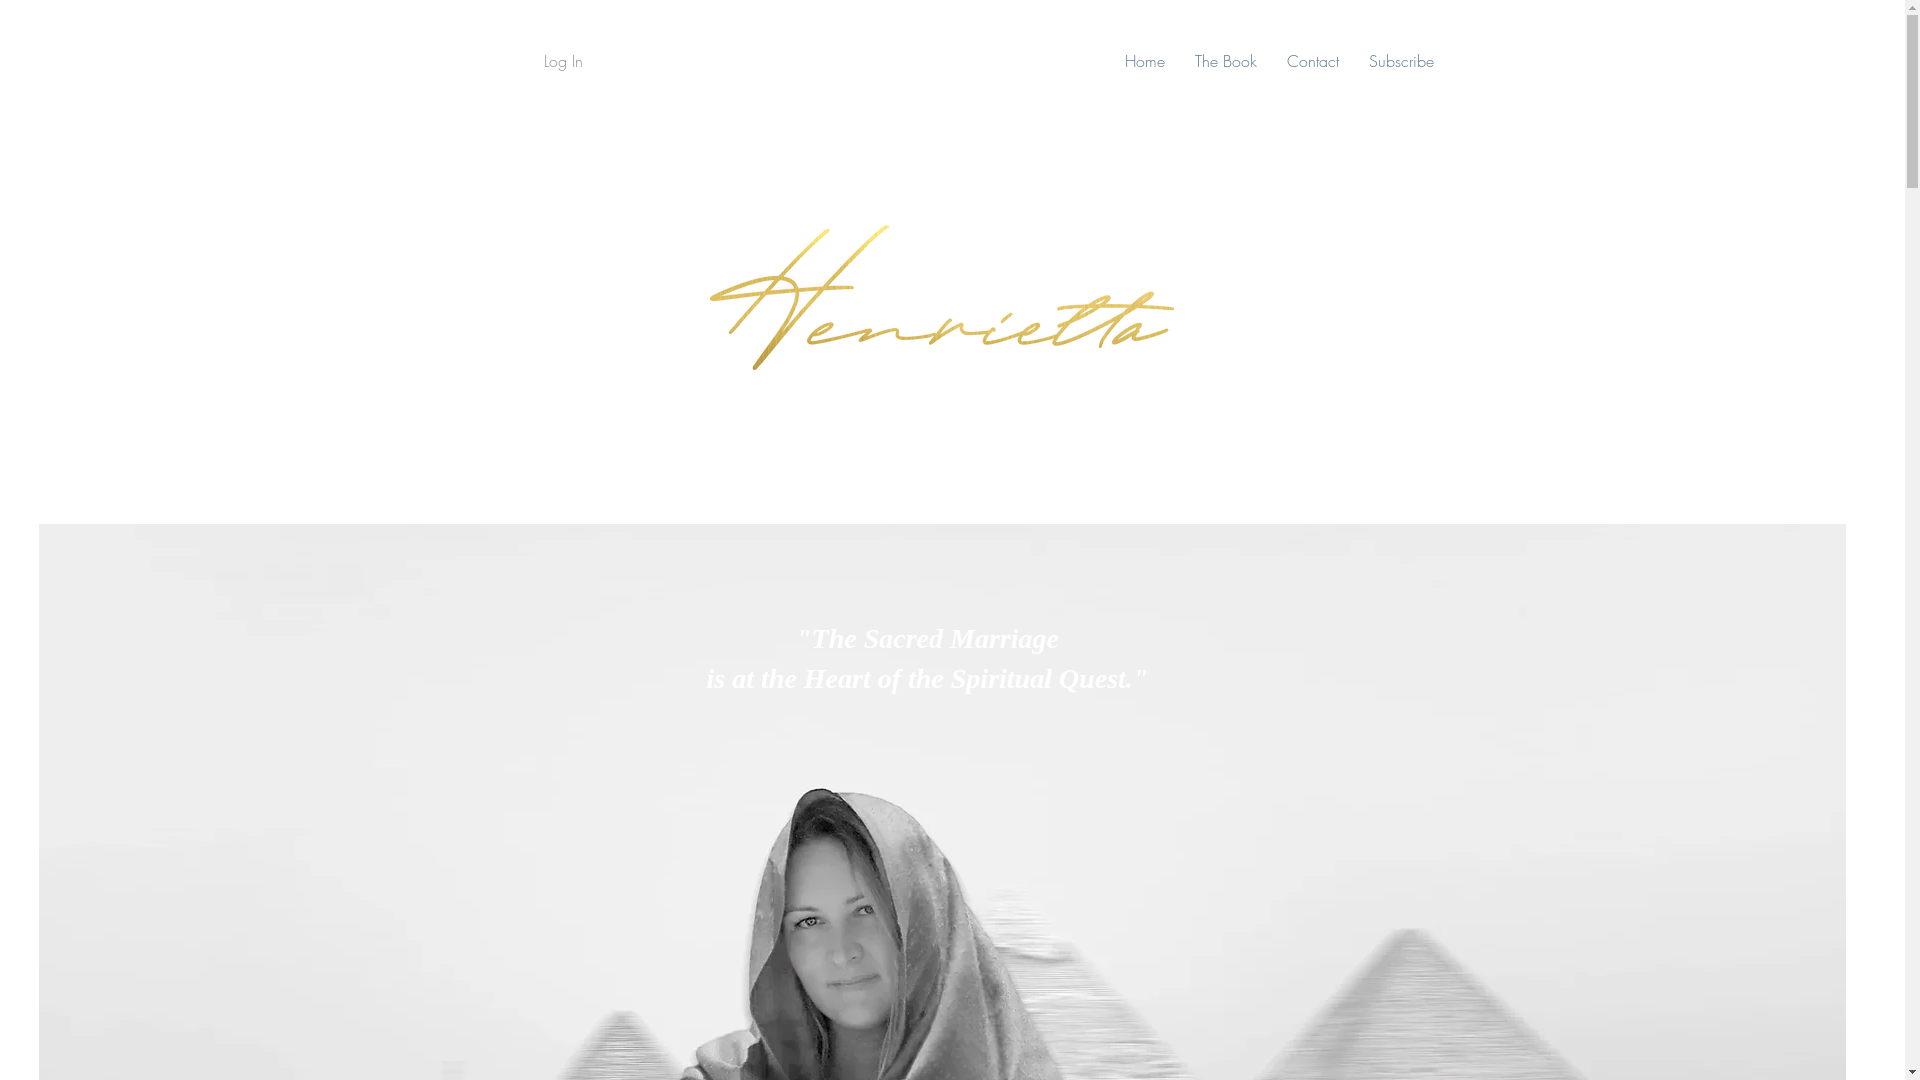 This screenshot has height=1080, width=1920. I want to click on 'The Book', so click(1224, 60).